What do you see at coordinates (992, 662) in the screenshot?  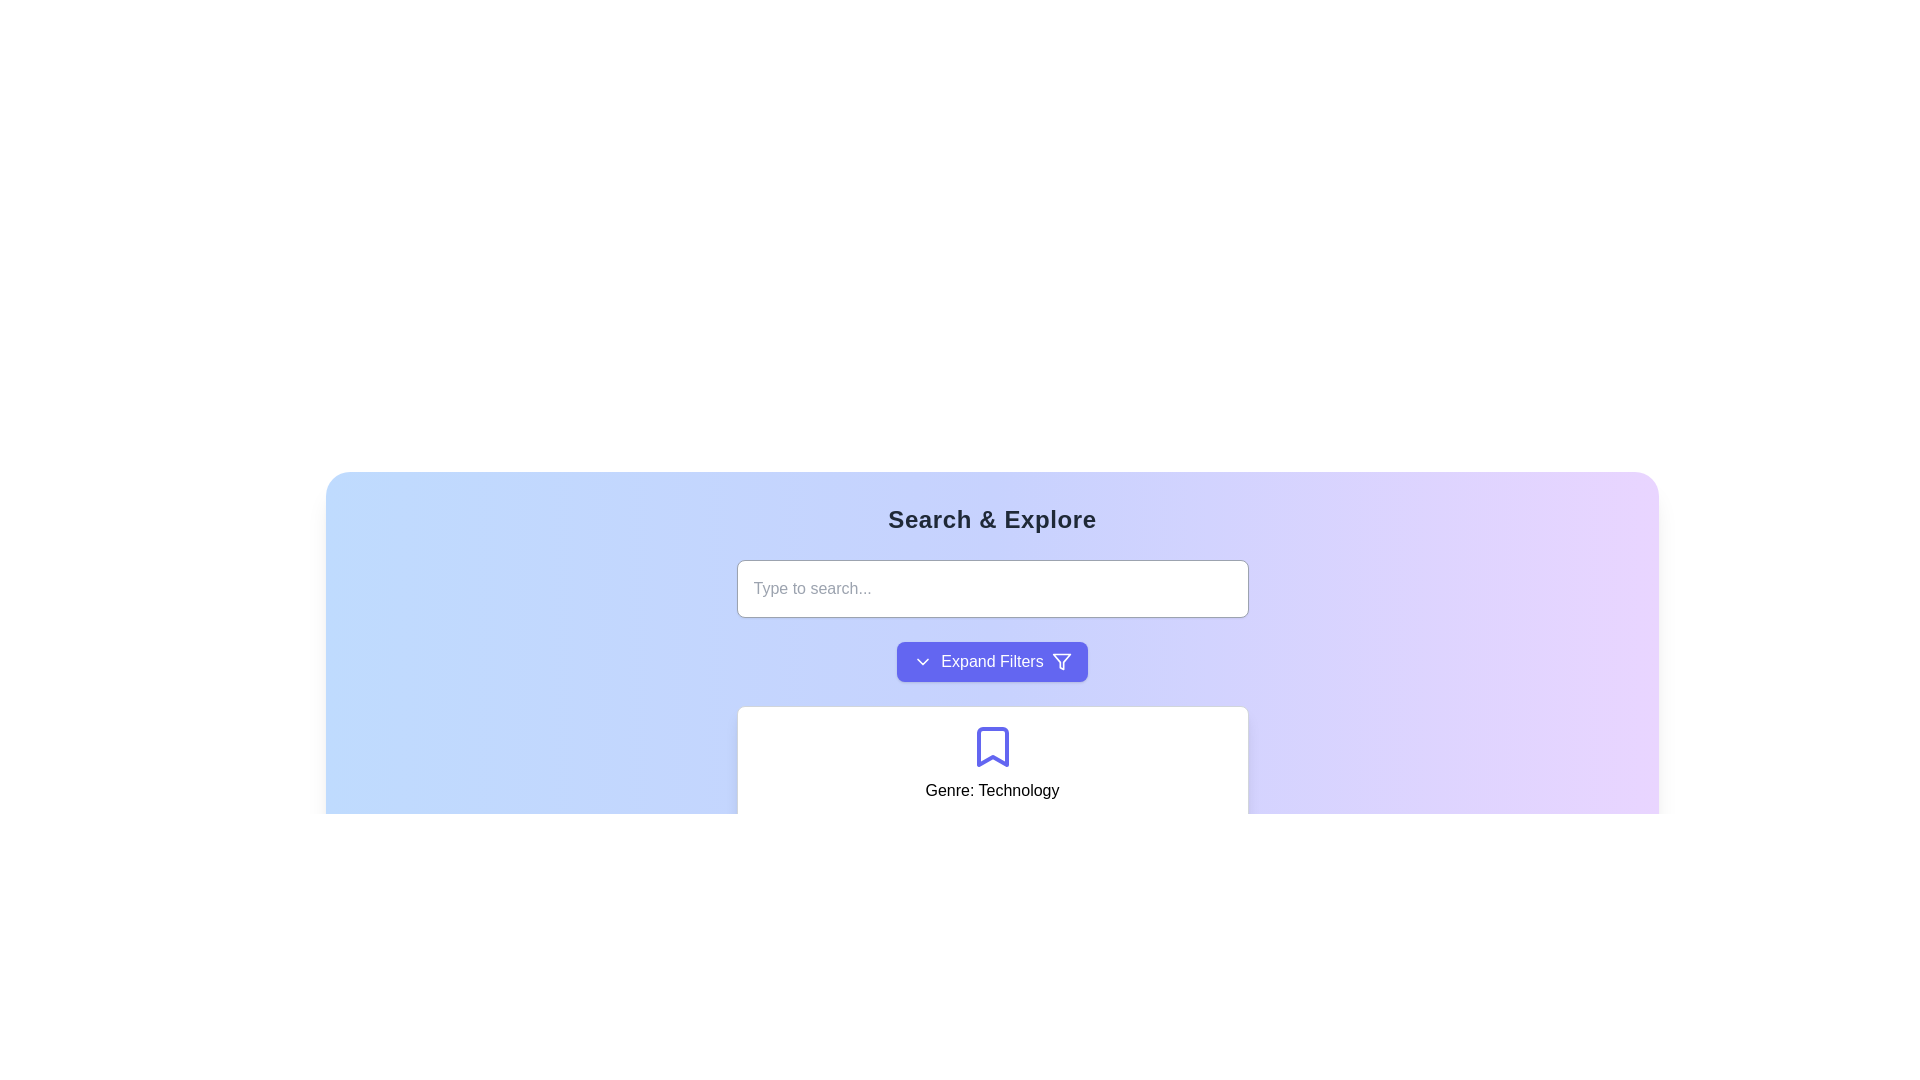 I see `the text label within the button that toggles or expands the filter section` at bounding box center [992, 662].